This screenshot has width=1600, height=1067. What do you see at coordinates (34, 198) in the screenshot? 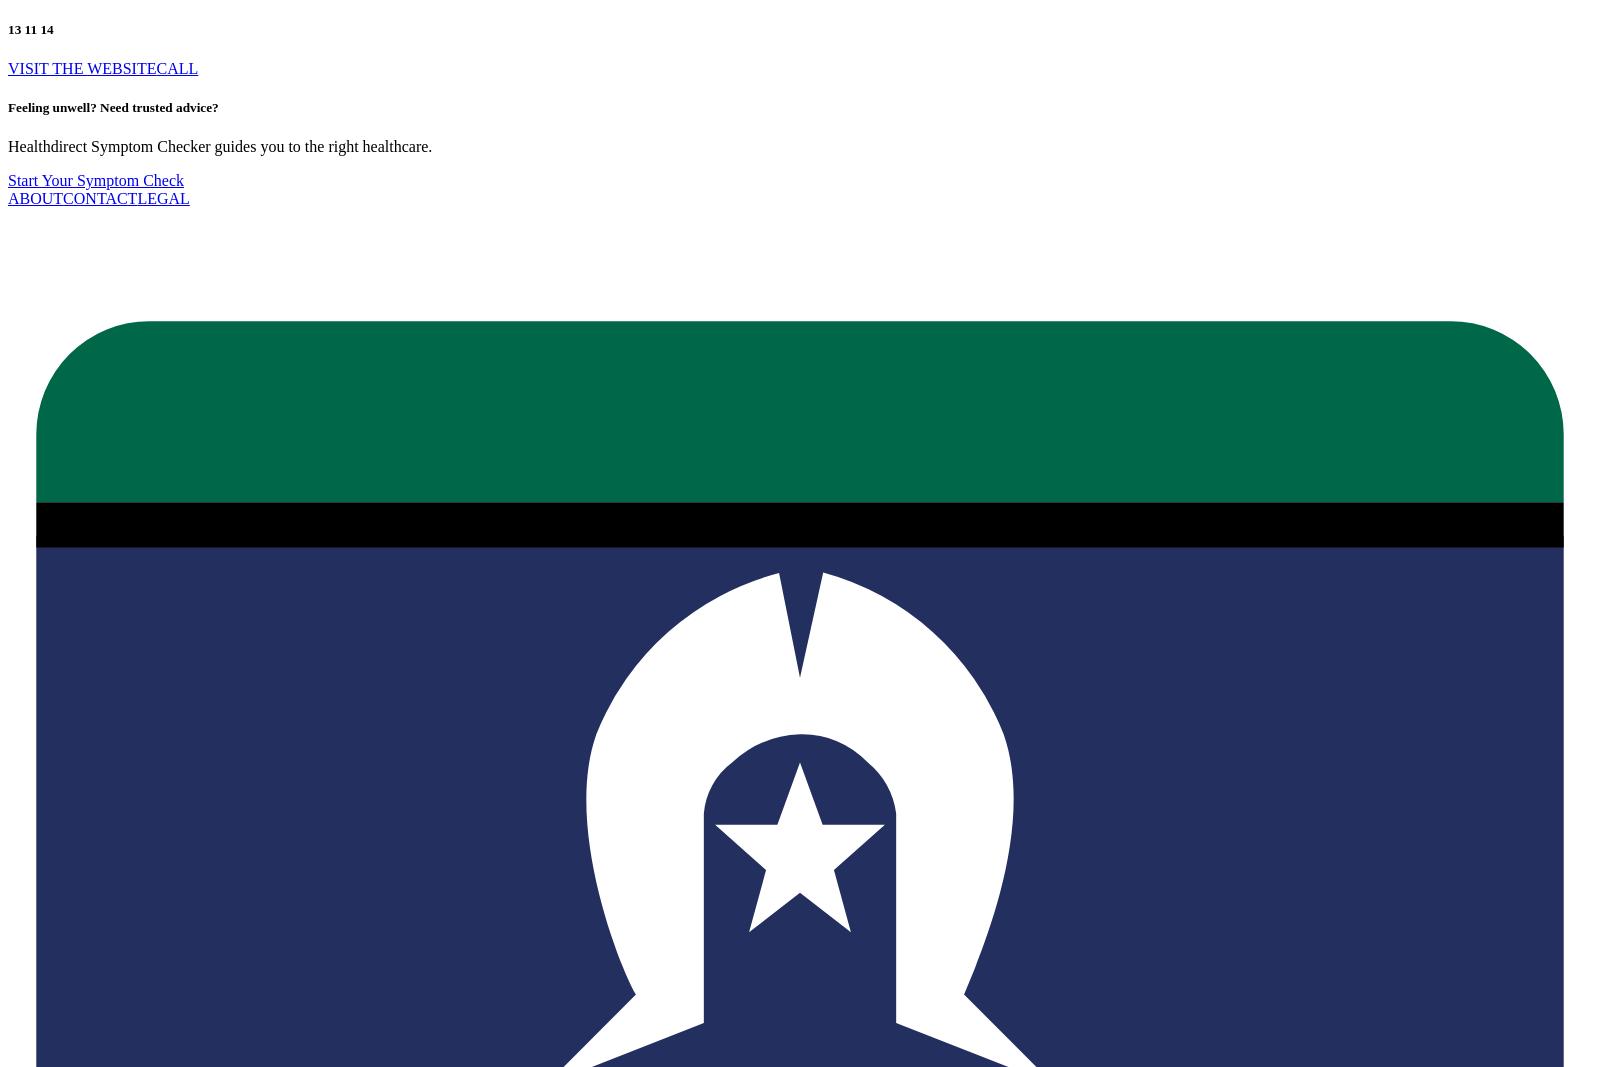
I see `'ABOUT'` at bounding box center [34, 198].